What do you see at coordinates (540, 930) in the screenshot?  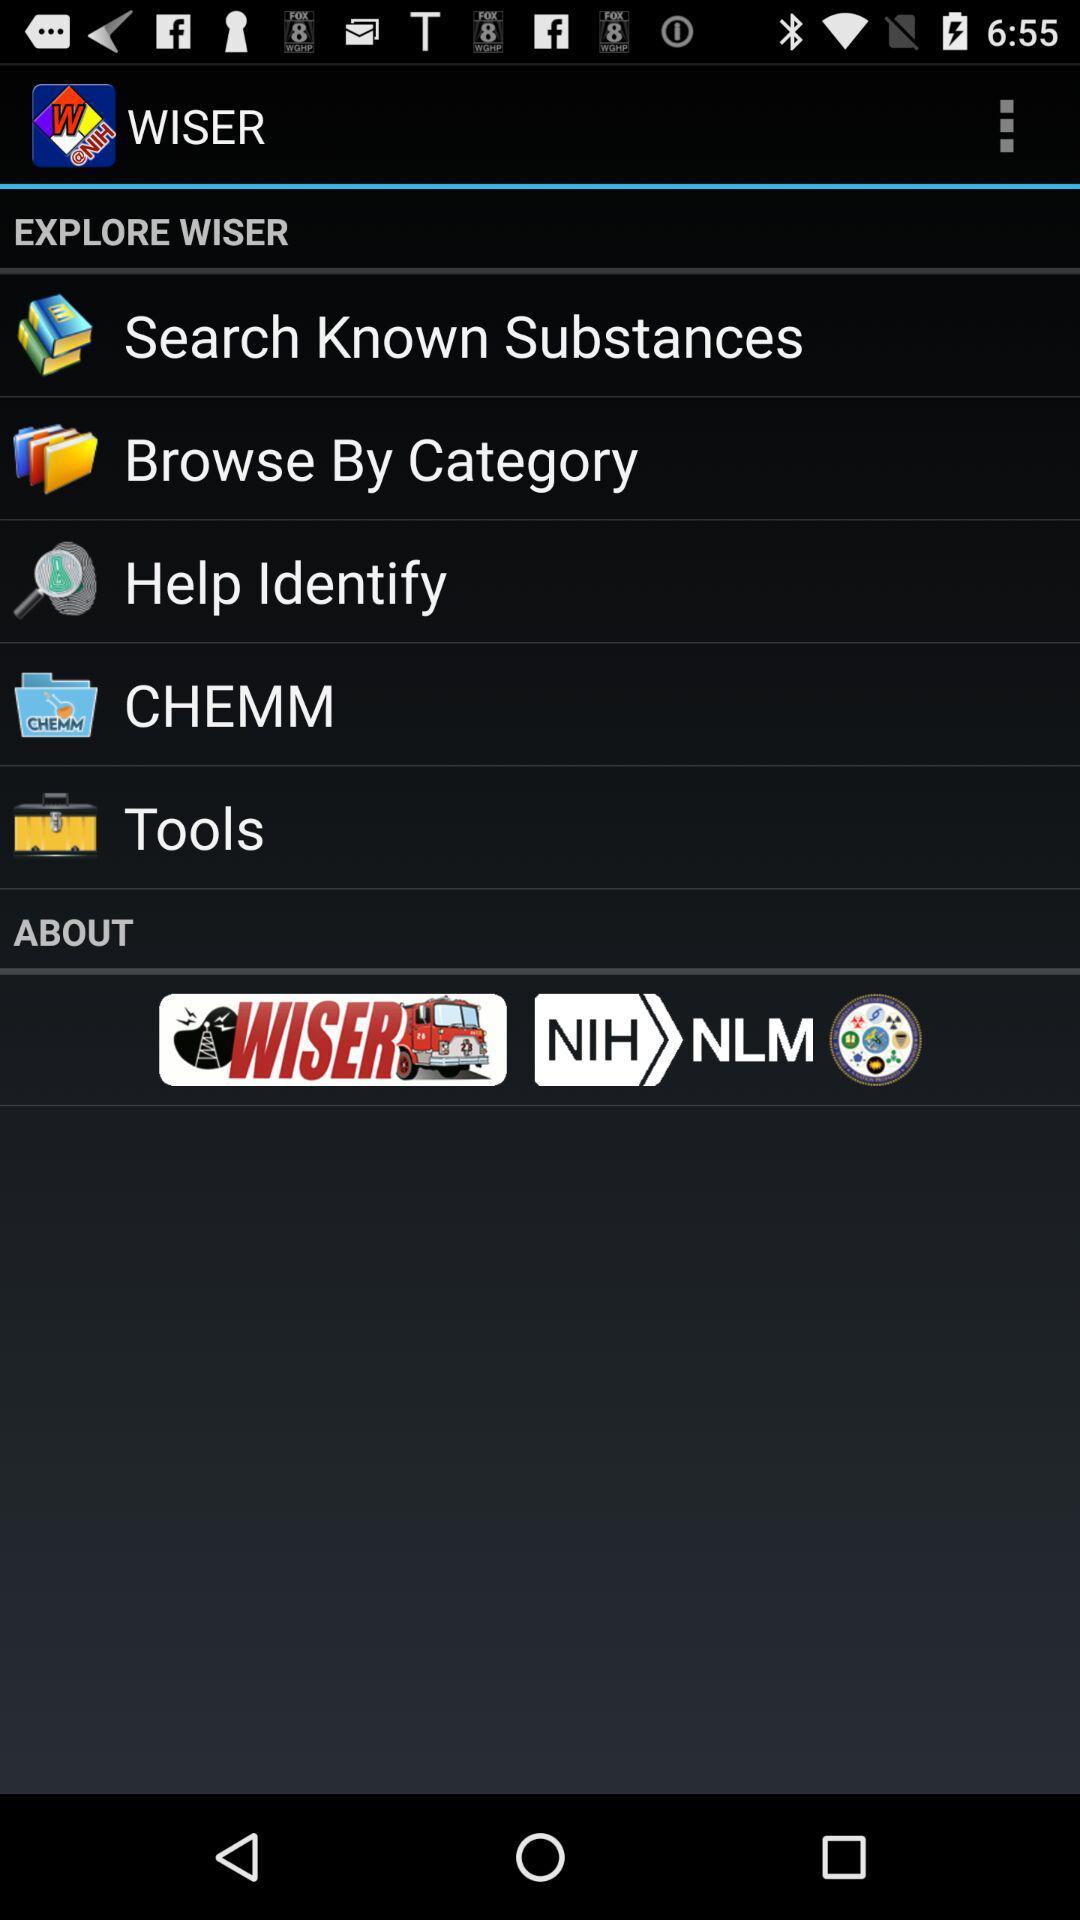 I see `about app` at bounding box center [540, 930].